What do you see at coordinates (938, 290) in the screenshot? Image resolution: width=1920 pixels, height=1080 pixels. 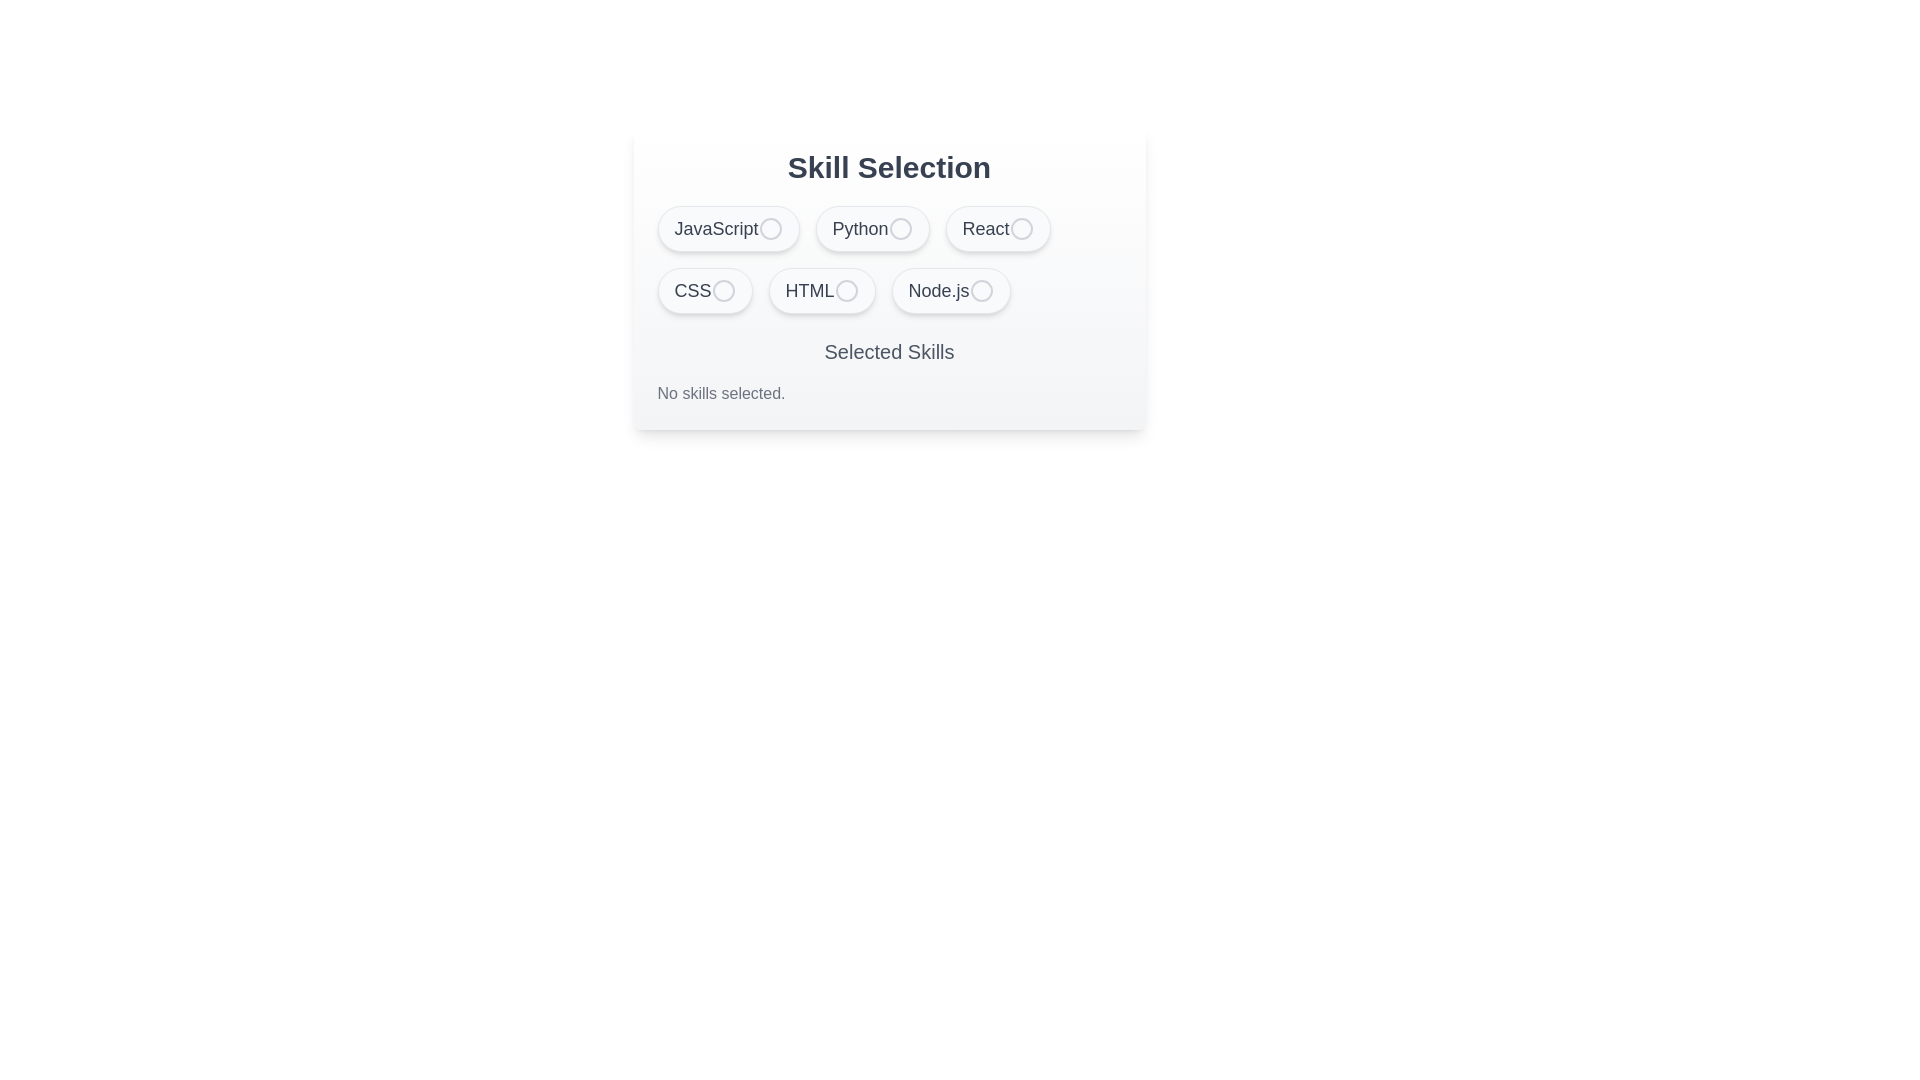 I see `the text label for the skill 'Node.js' located in the sixth button of the skill selection grid` at bounding box center [938, 290].